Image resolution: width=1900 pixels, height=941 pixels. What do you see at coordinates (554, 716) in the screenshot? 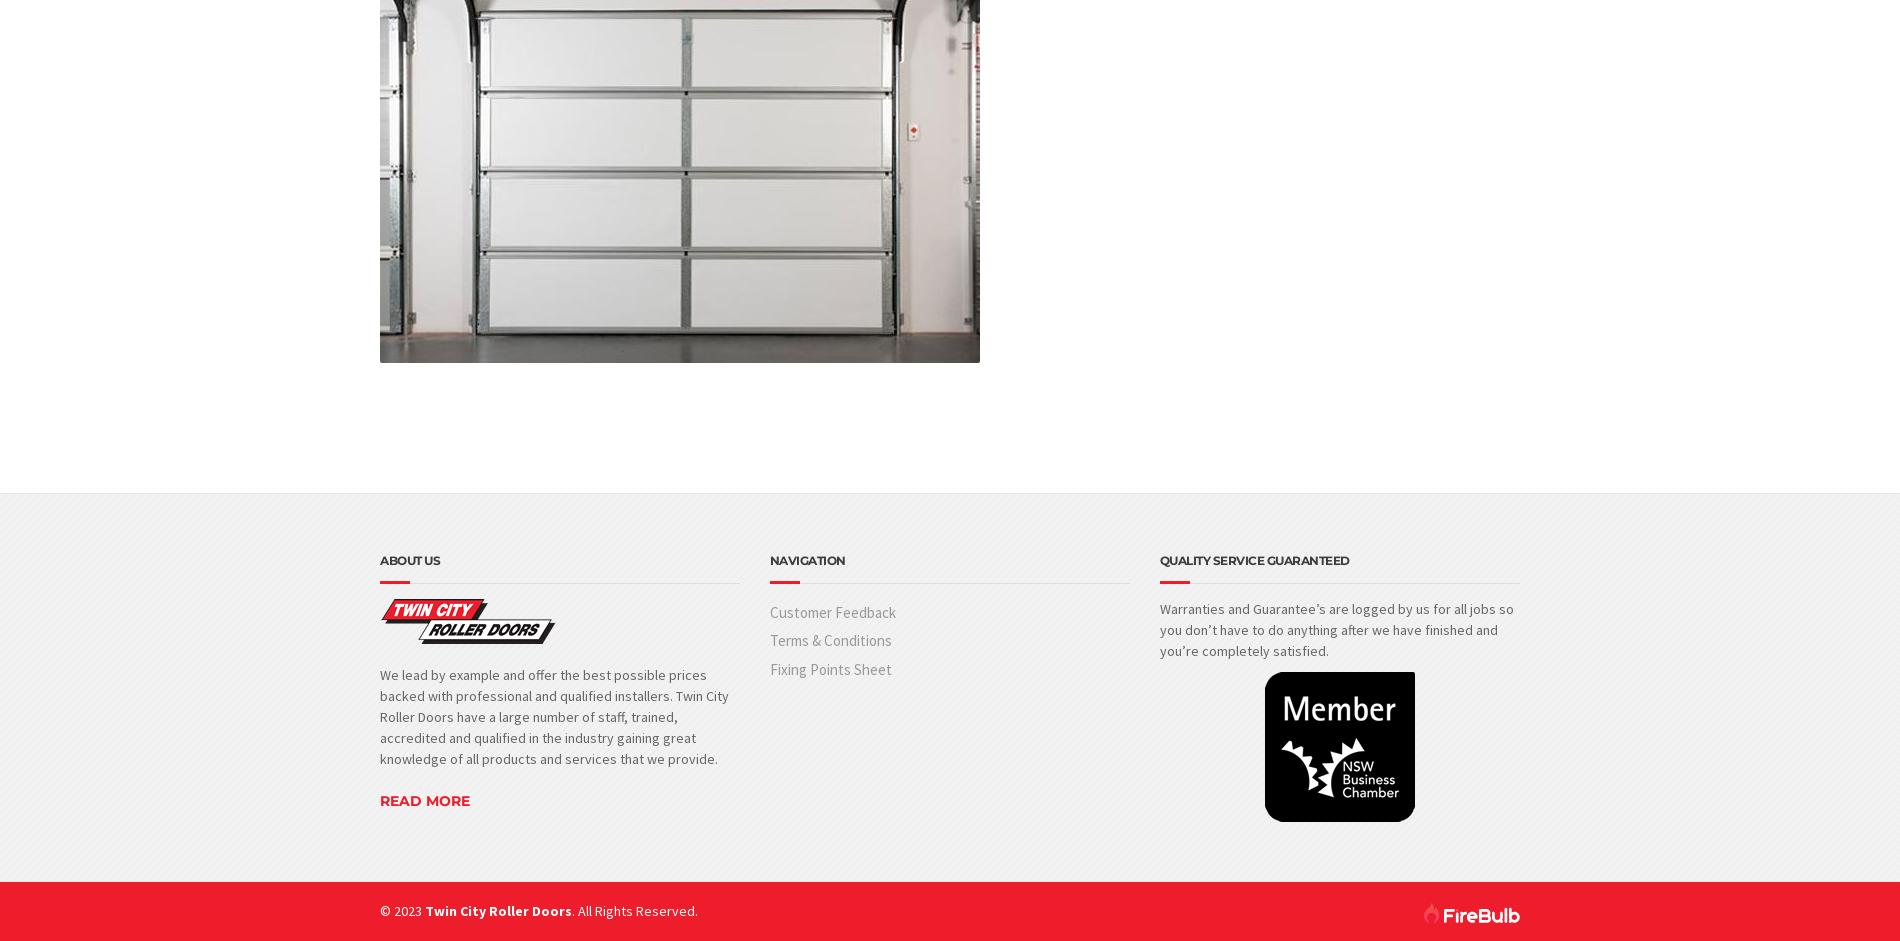
I see `'We lead by example and offer the best possible prices backed with professional and qualified installers. Twin City Roller Doors have a large number of staff, trained, accredited and qualified in the industry gaining great knowledge of all products and services that we provide.'` at bounding box center [554, 716].